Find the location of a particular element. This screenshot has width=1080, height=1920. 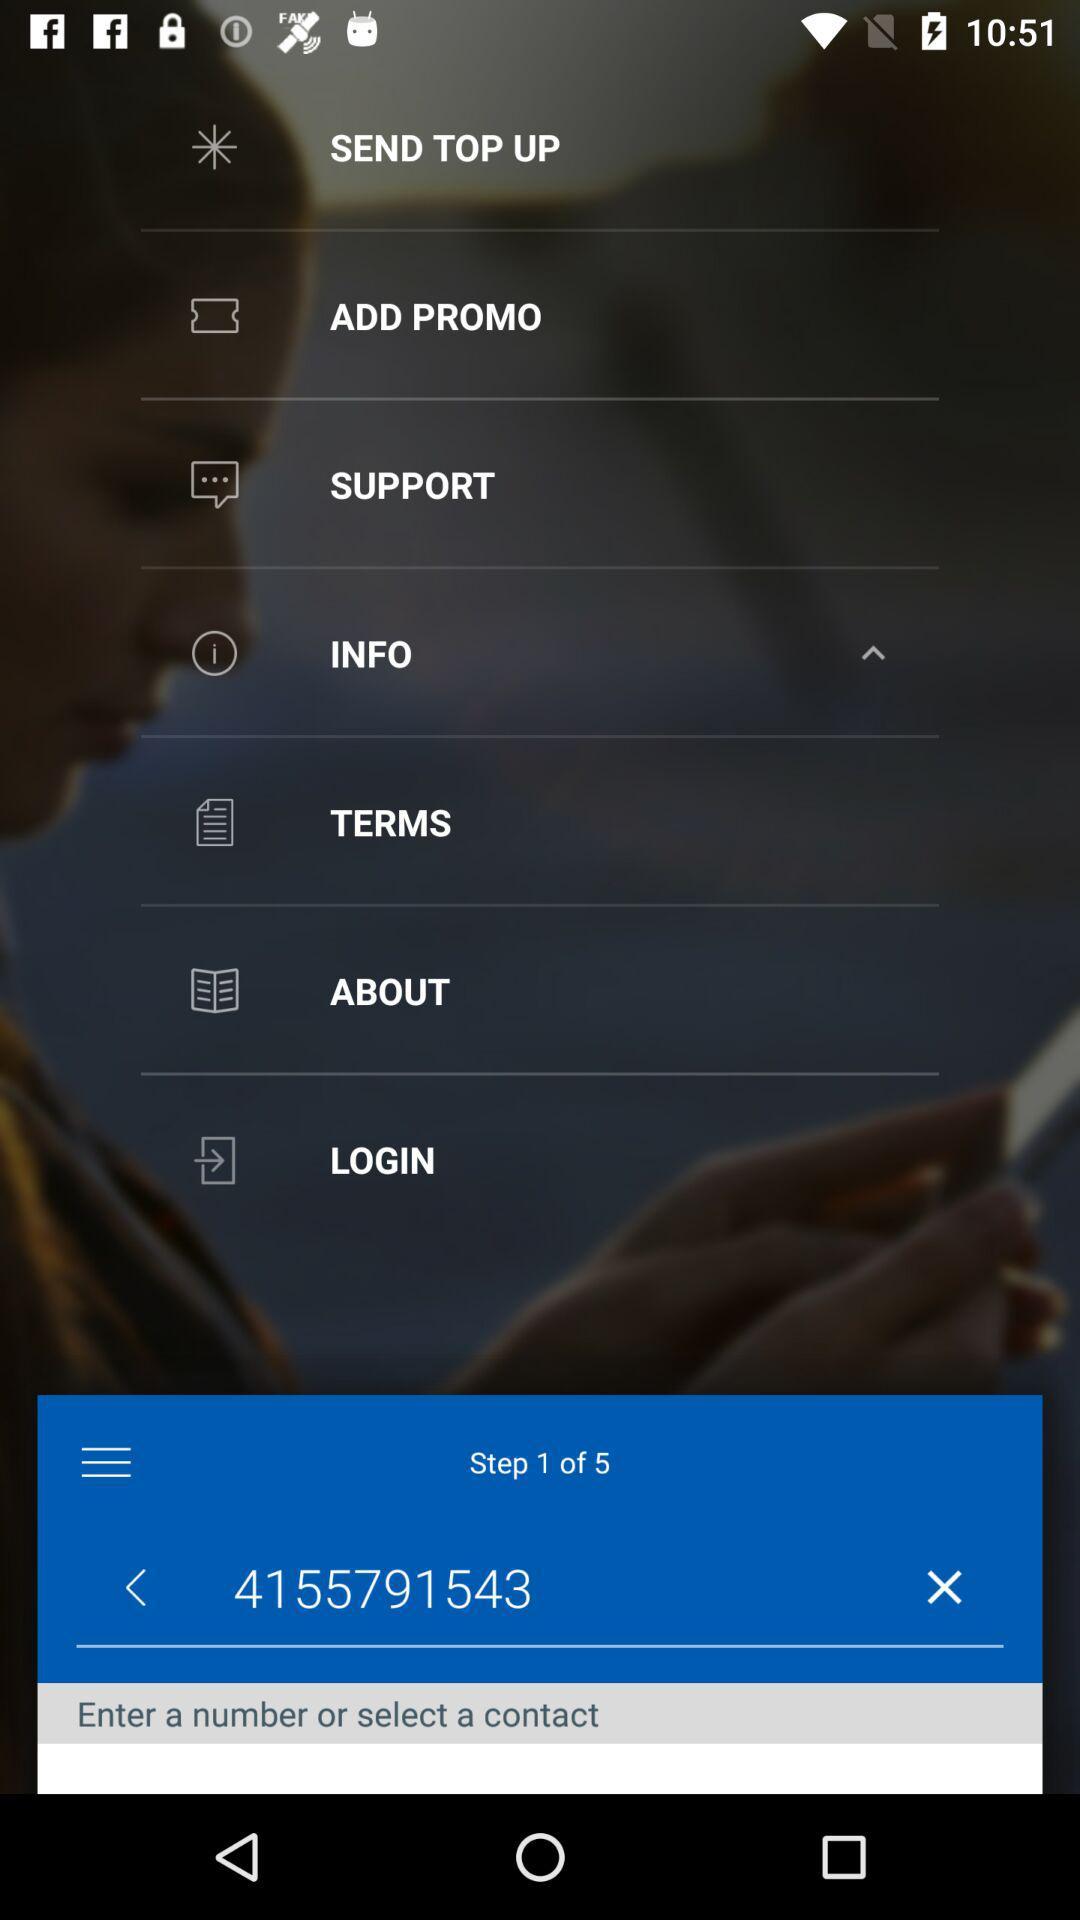

the arrow_backward icon is located at coordinates (135, 1586).